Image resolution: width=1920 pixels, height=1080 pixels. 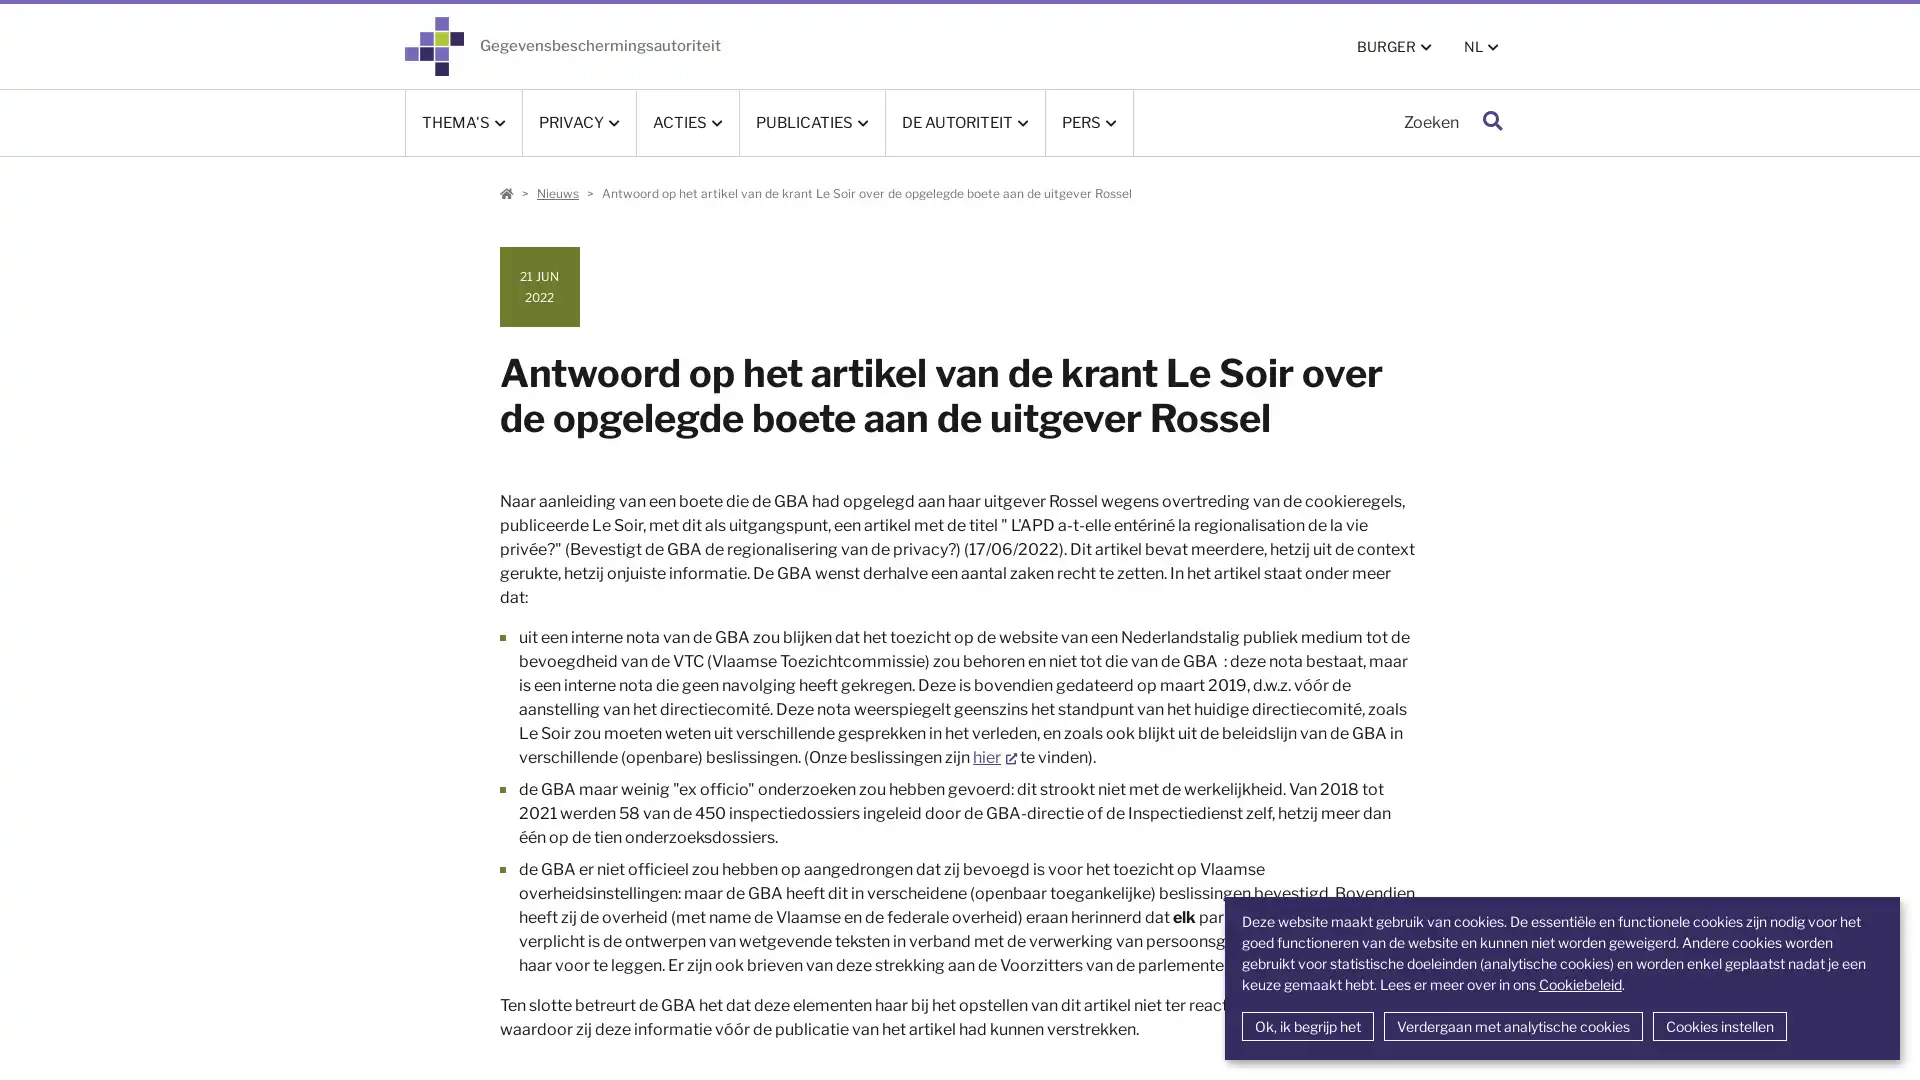 What do you see at coordinates (1306, 1026) in the screenshot?
I see `Ok, ik begrijp het` at bounding box center [1306, 1026].